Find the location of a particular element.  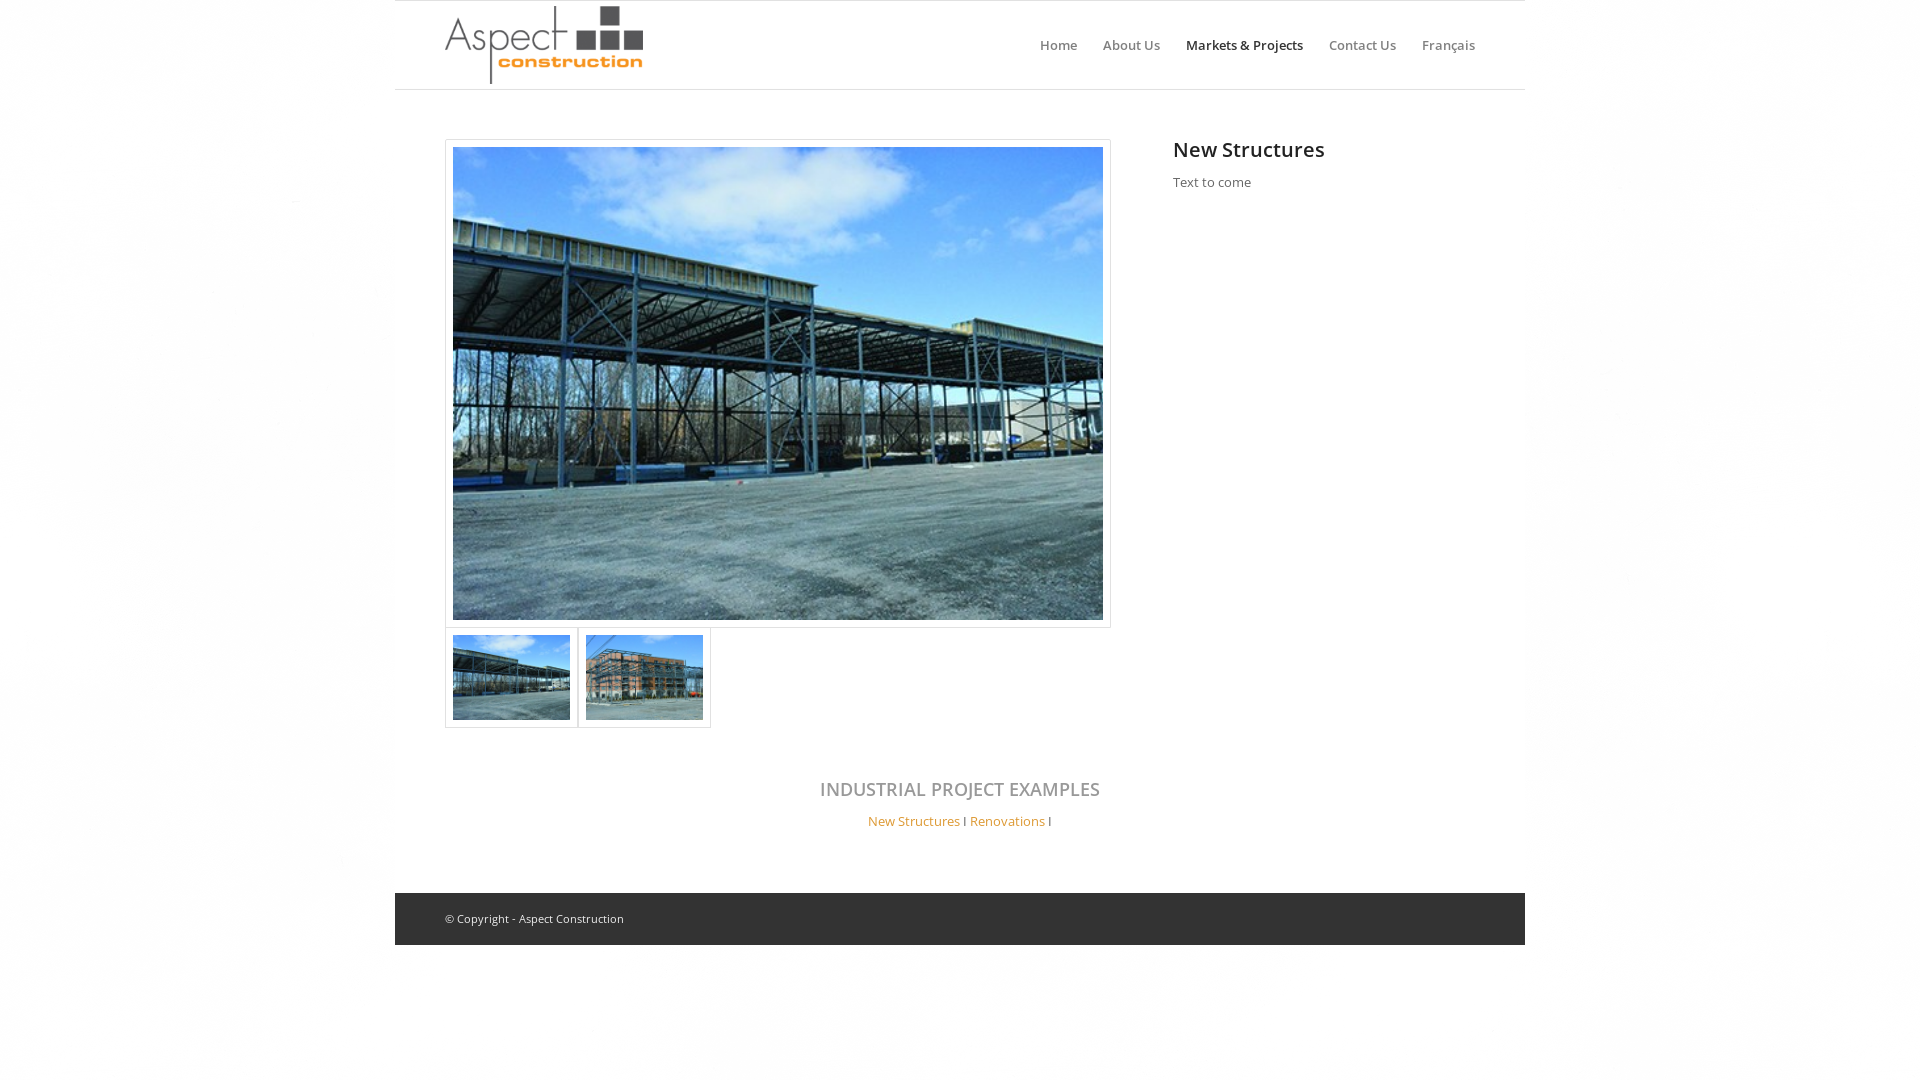

'New Structures' is located at coordinates (912, 821).